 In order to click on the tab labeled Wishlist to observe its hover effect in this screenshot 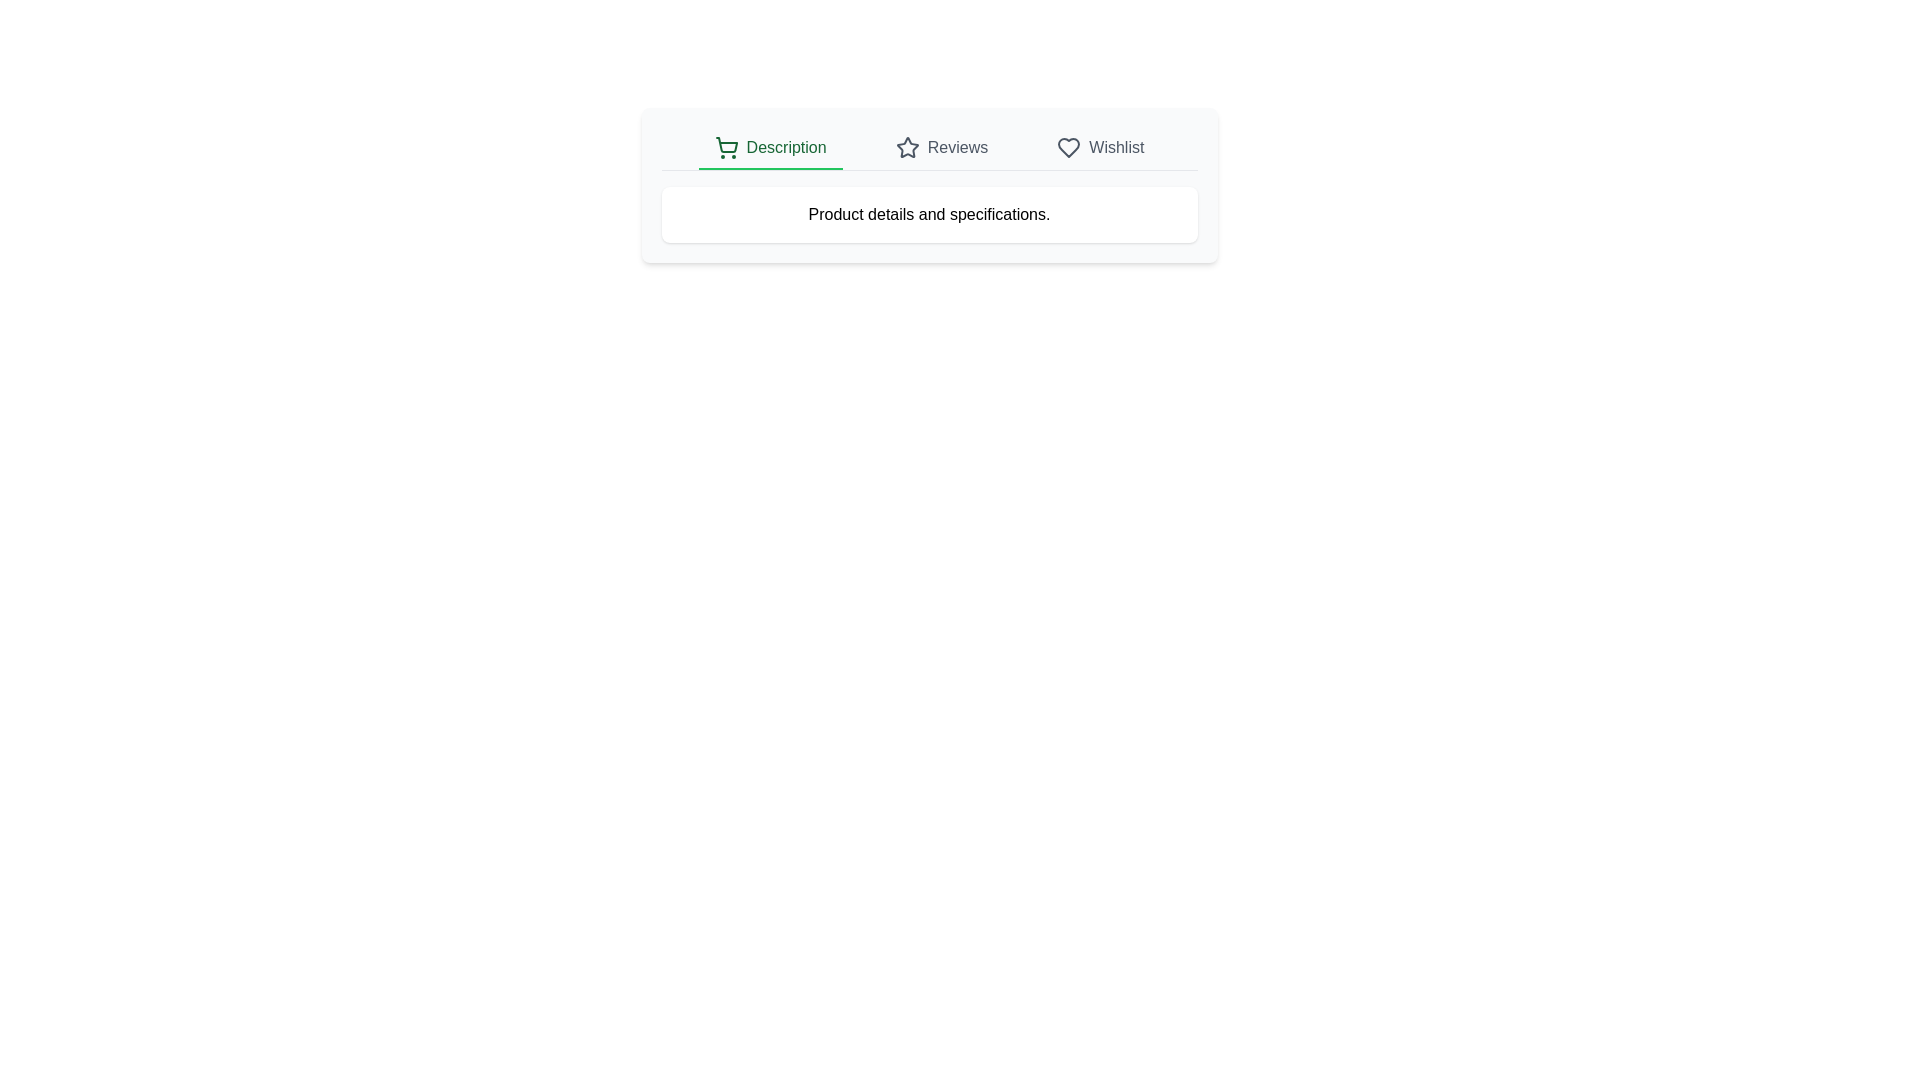, I will do `click(1099, 148)`.